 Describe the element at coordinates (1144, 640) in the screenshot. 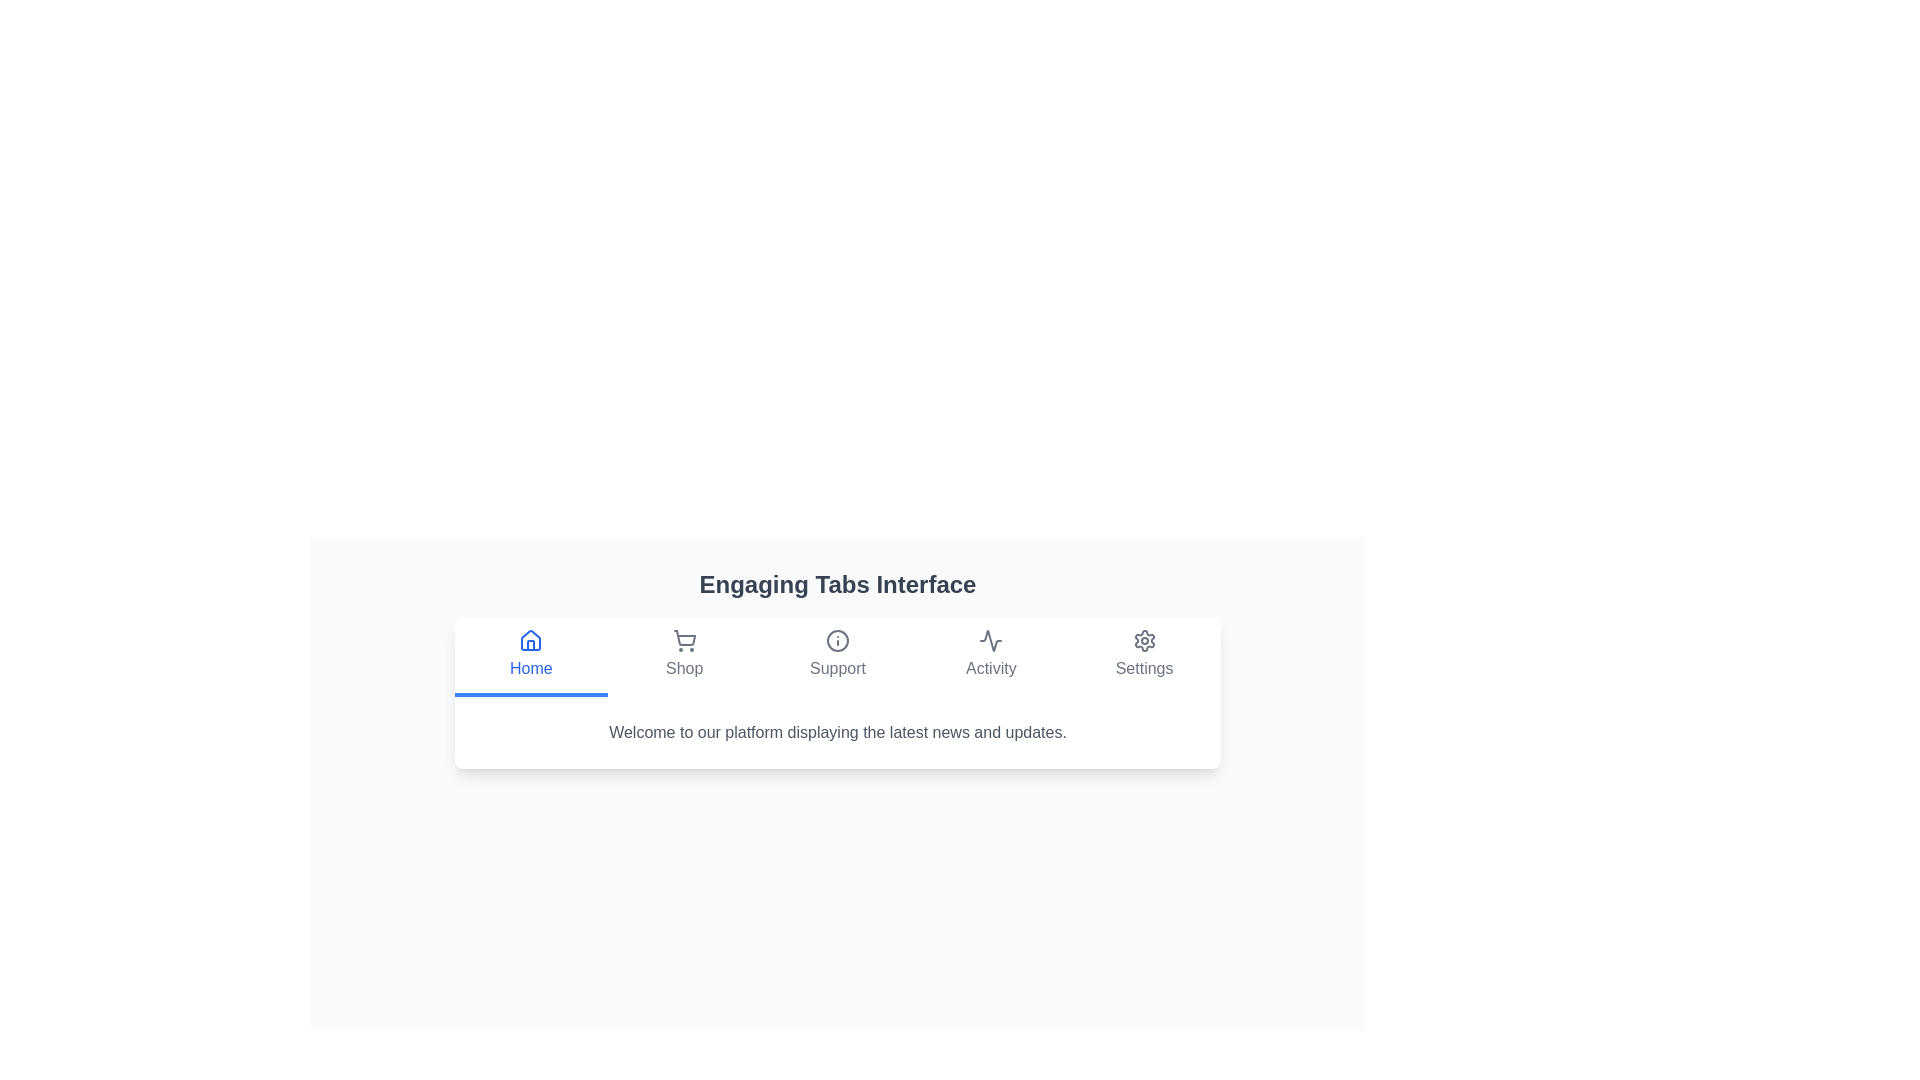

I see `the gear icon representing settings located at the top-right corner of the settings tab` at that location.